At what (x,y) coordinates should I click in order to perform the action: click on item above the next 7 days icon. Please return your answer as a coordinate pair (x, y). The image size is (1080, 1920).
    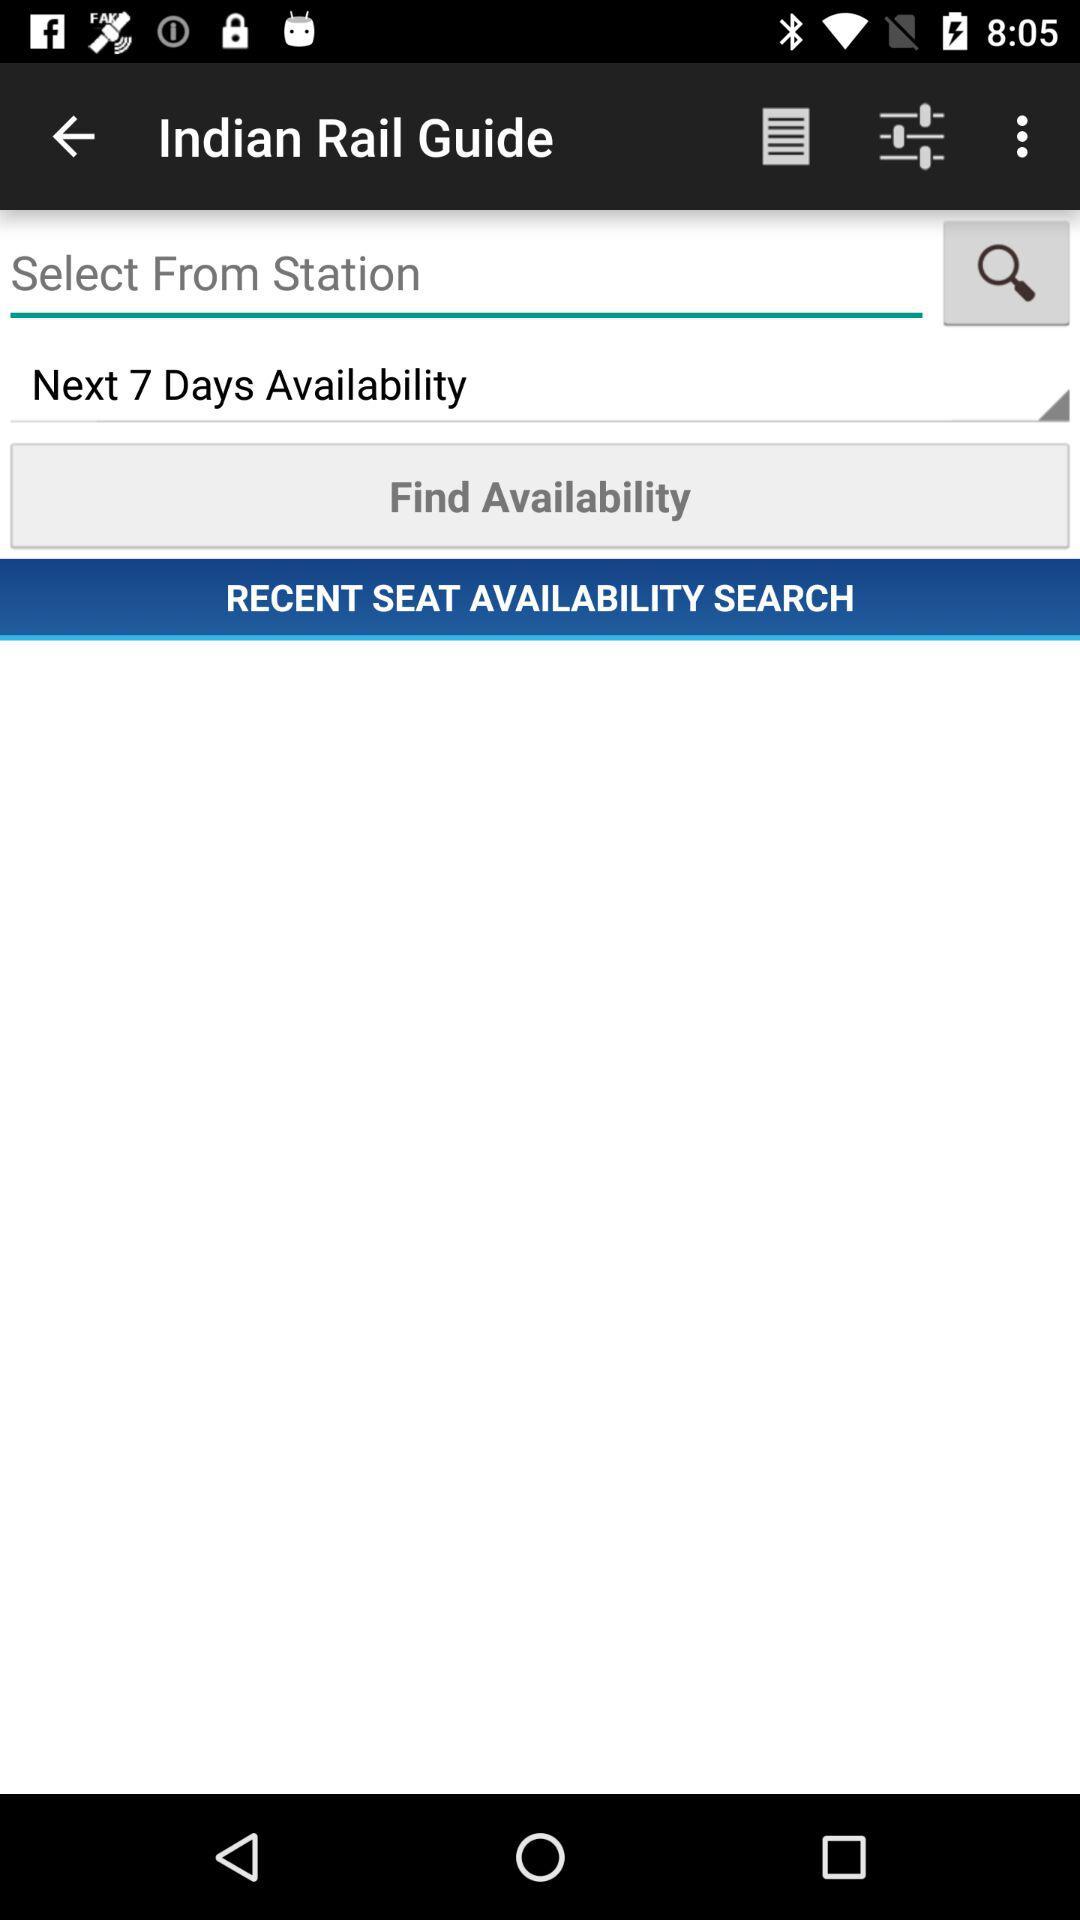
    Looking at the image, I should click on (1006, 272).